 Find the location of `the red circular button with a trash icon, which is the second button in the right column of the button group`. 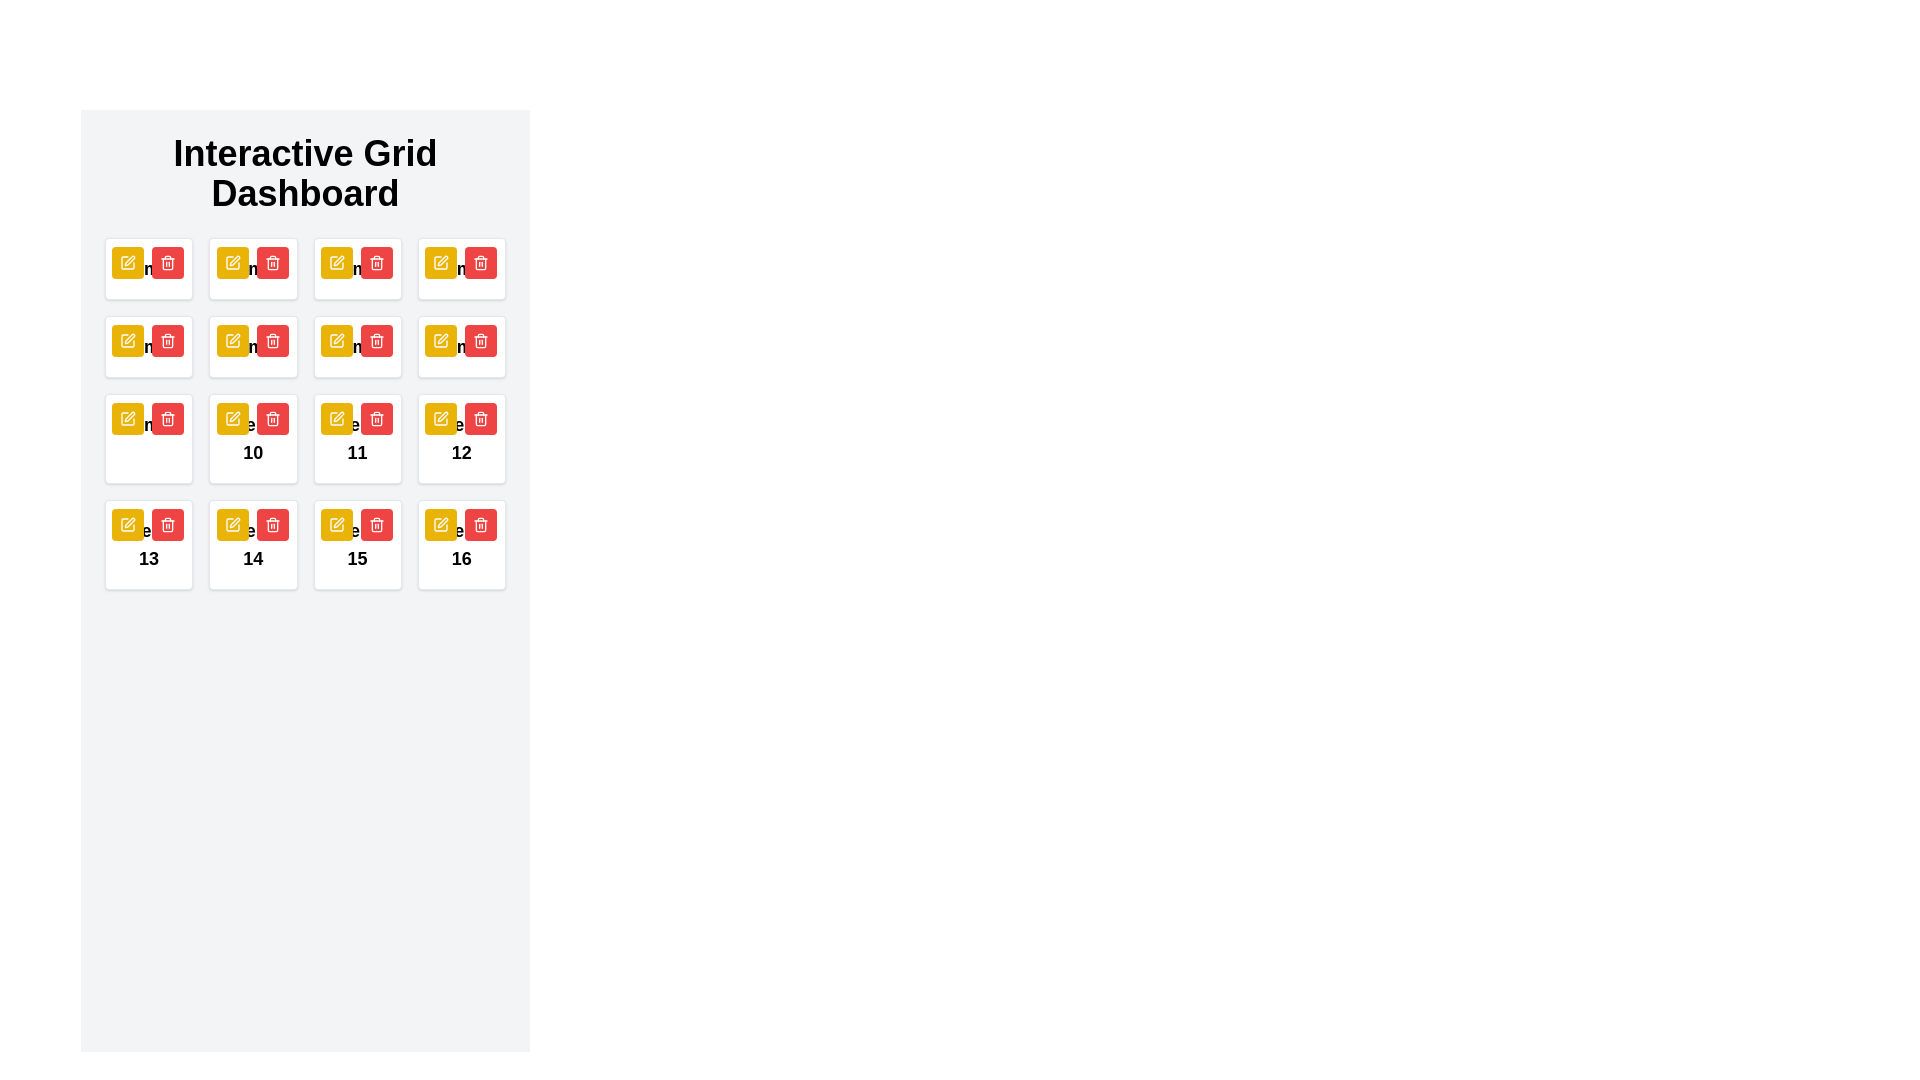

the red circular button with a trash icon, which is the second button in the right column of the button group is located at coordinates (376, 523).